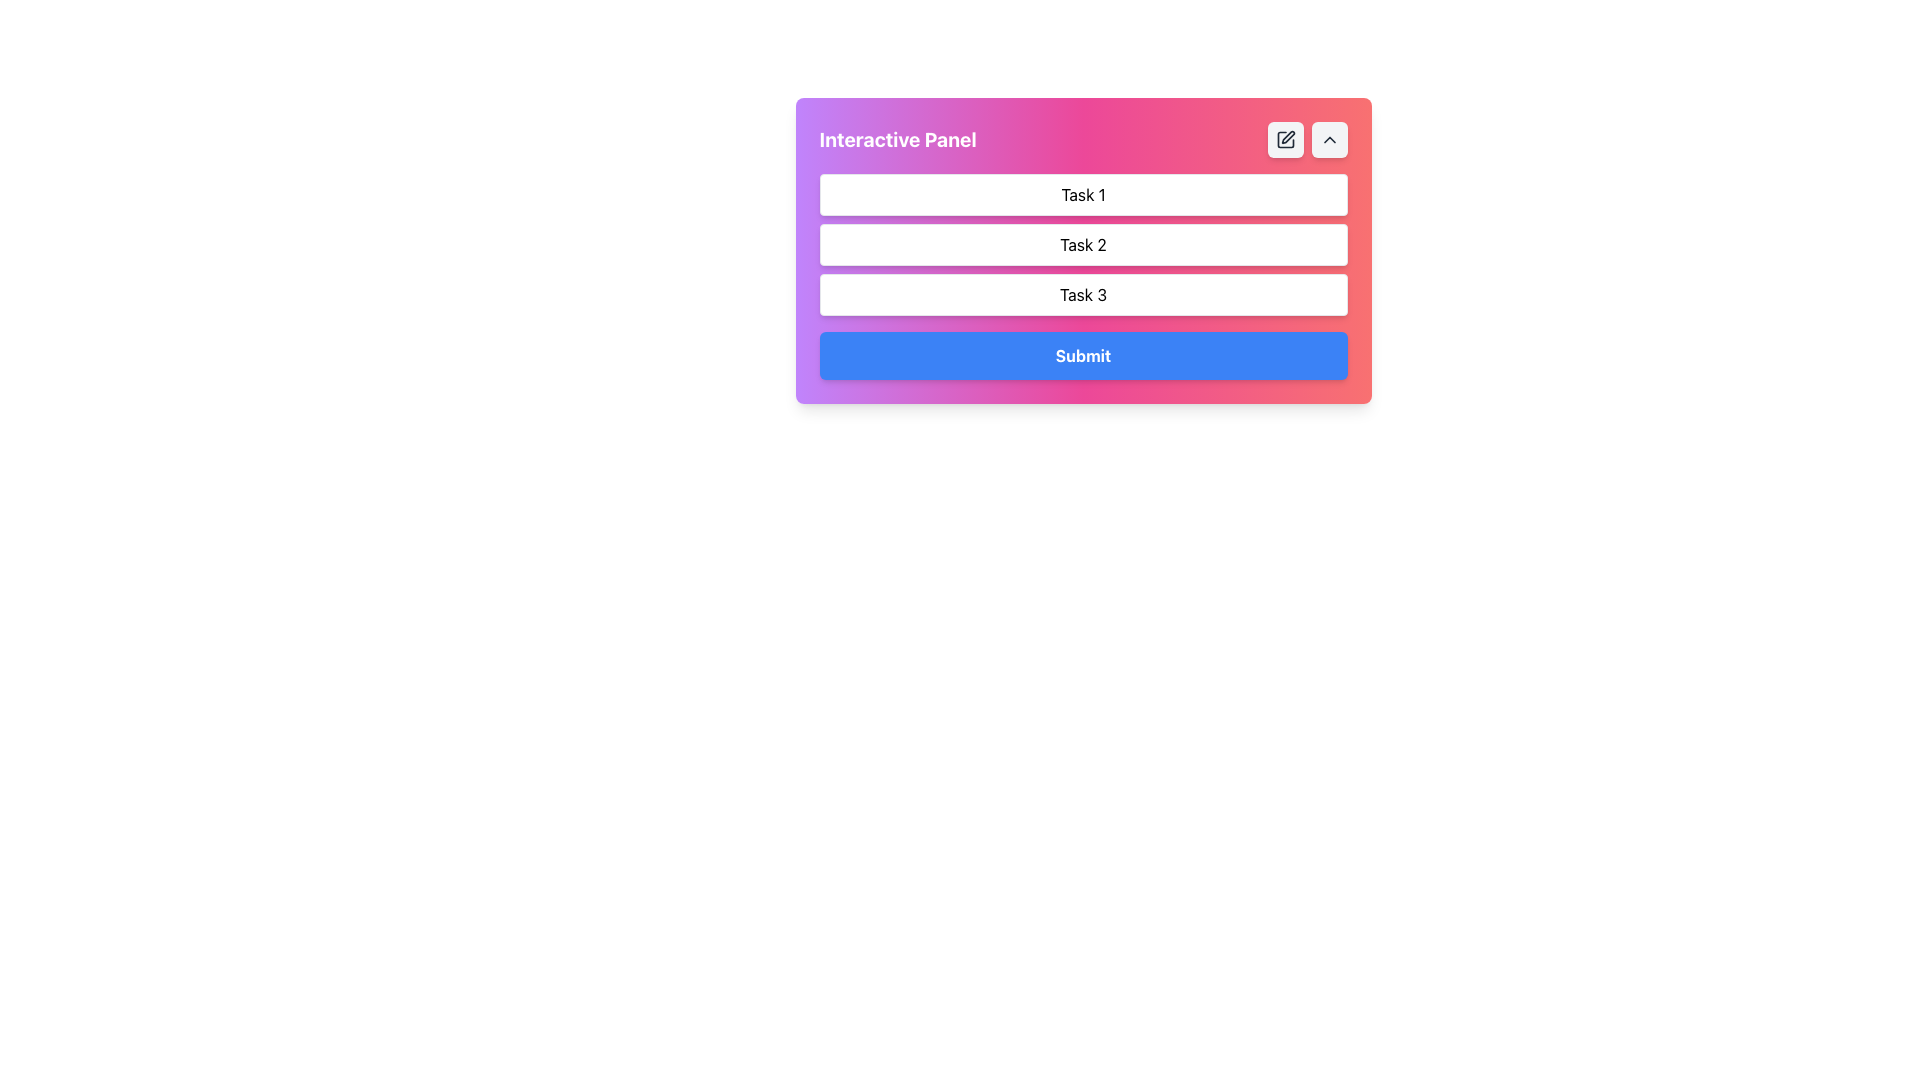 The image size is (1920, 1080). Describe the element at coordinates (1329, 138) in the screenshot. I see `the toggle button with an up arrow located at the top-right corner of the interactive panel` at that location.